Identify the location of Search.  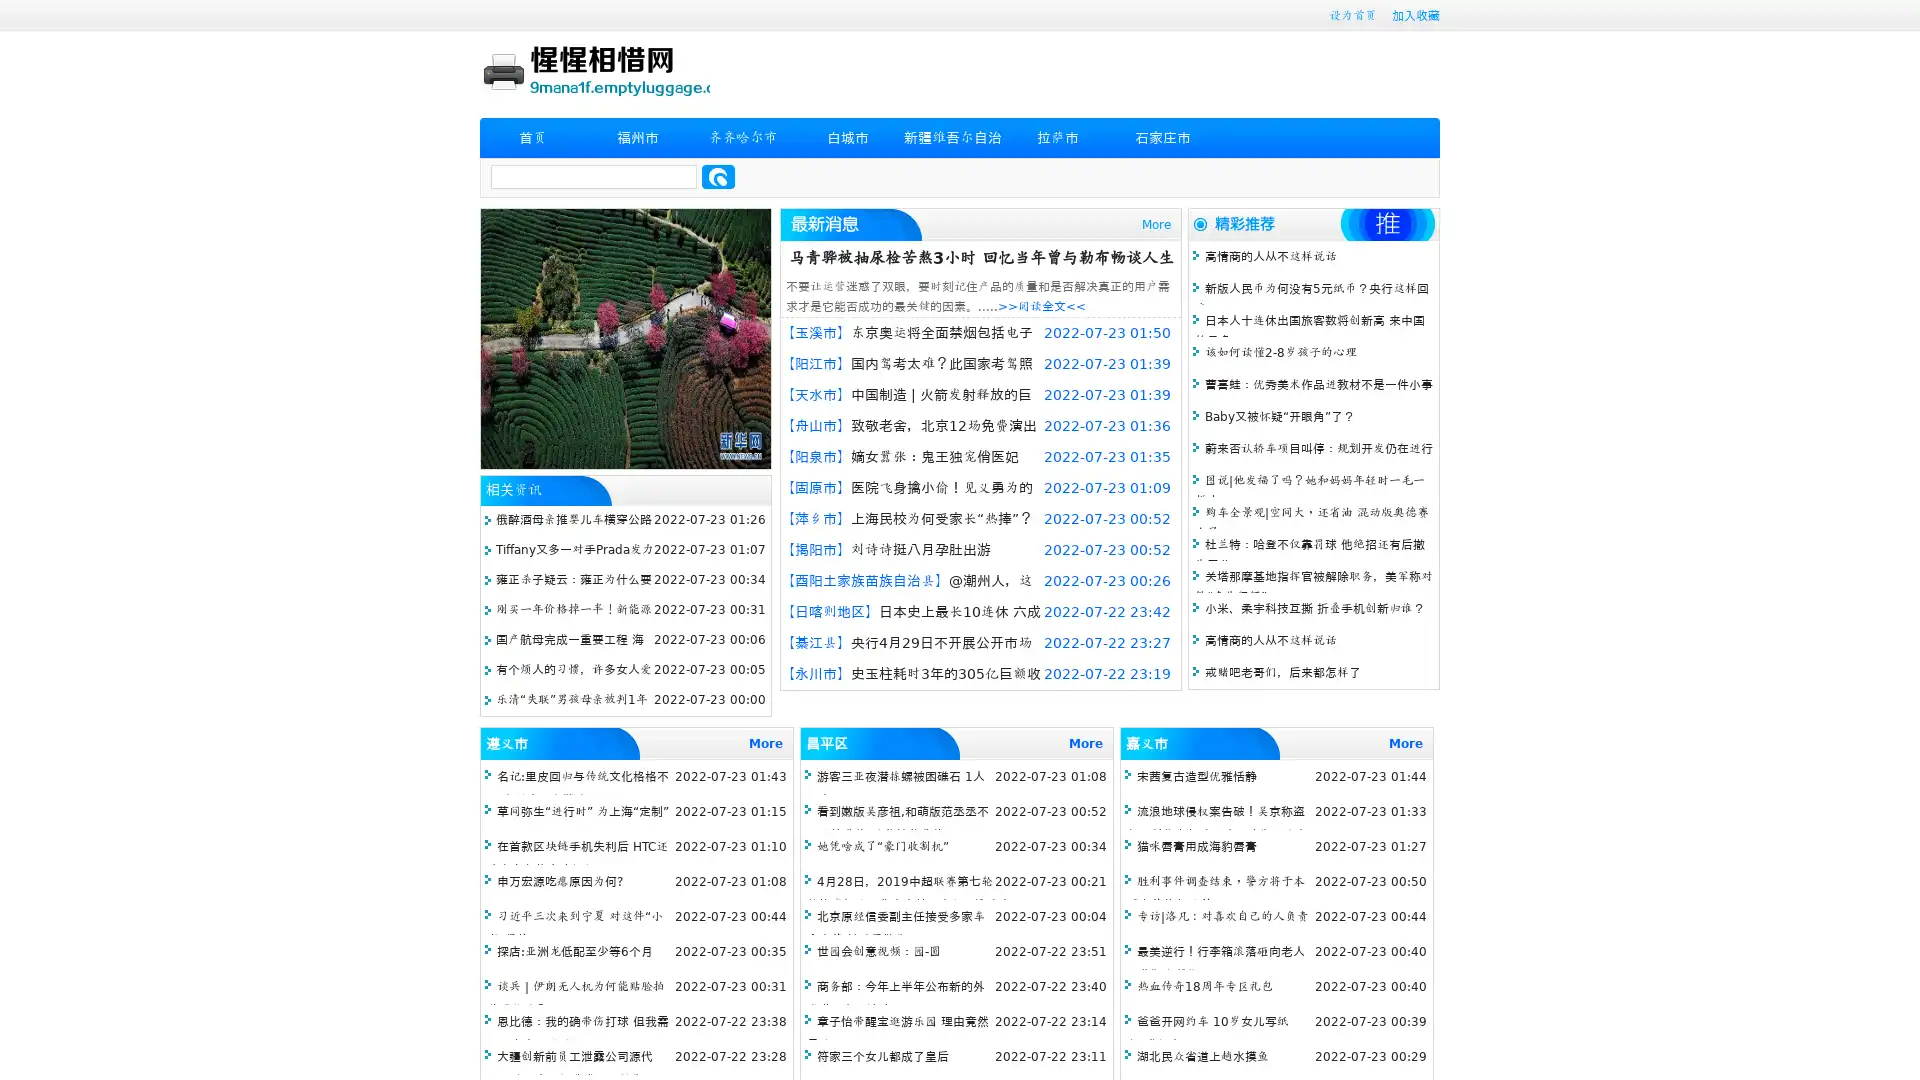
(718, 176).